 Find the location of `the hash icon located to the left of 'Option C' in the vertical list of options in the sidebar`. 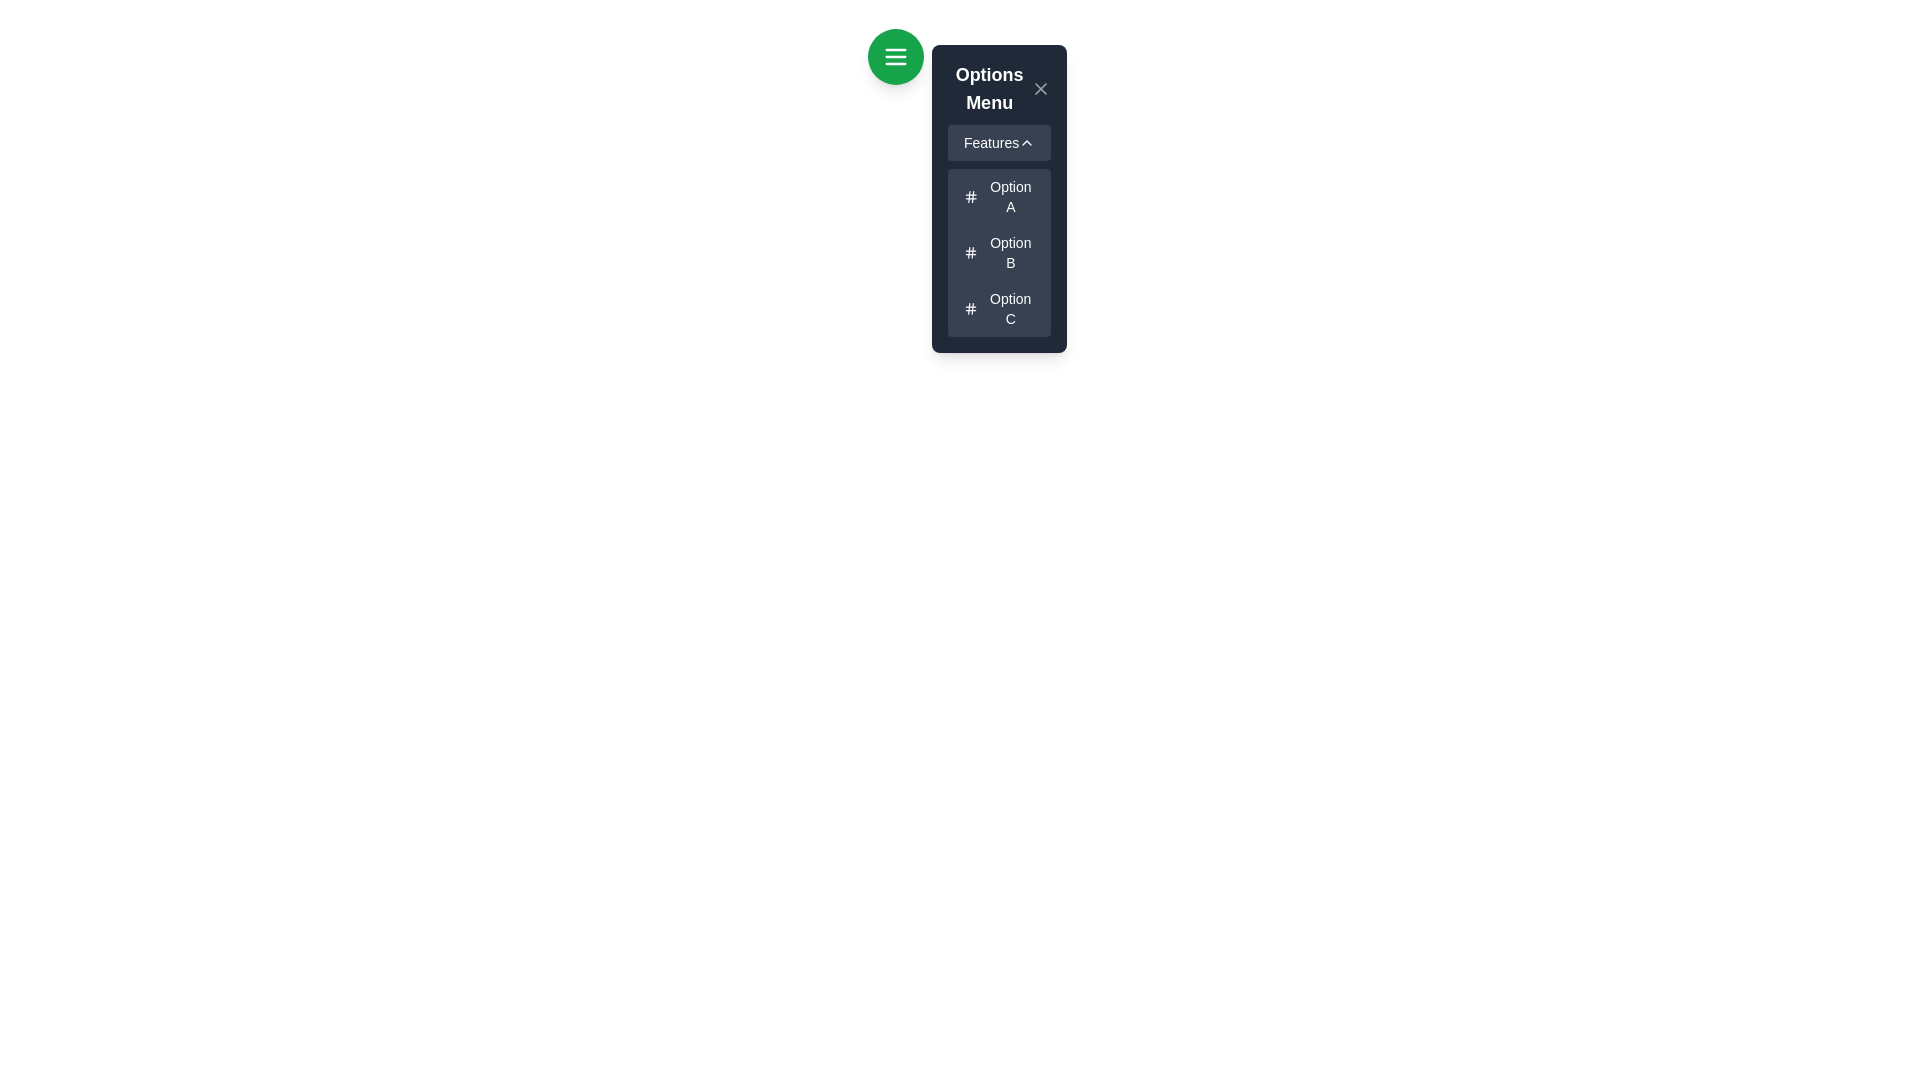

the hash icon located to the left of 'Option C' in the vertical list of options in the sidebar is located at coordinates (971, 308).